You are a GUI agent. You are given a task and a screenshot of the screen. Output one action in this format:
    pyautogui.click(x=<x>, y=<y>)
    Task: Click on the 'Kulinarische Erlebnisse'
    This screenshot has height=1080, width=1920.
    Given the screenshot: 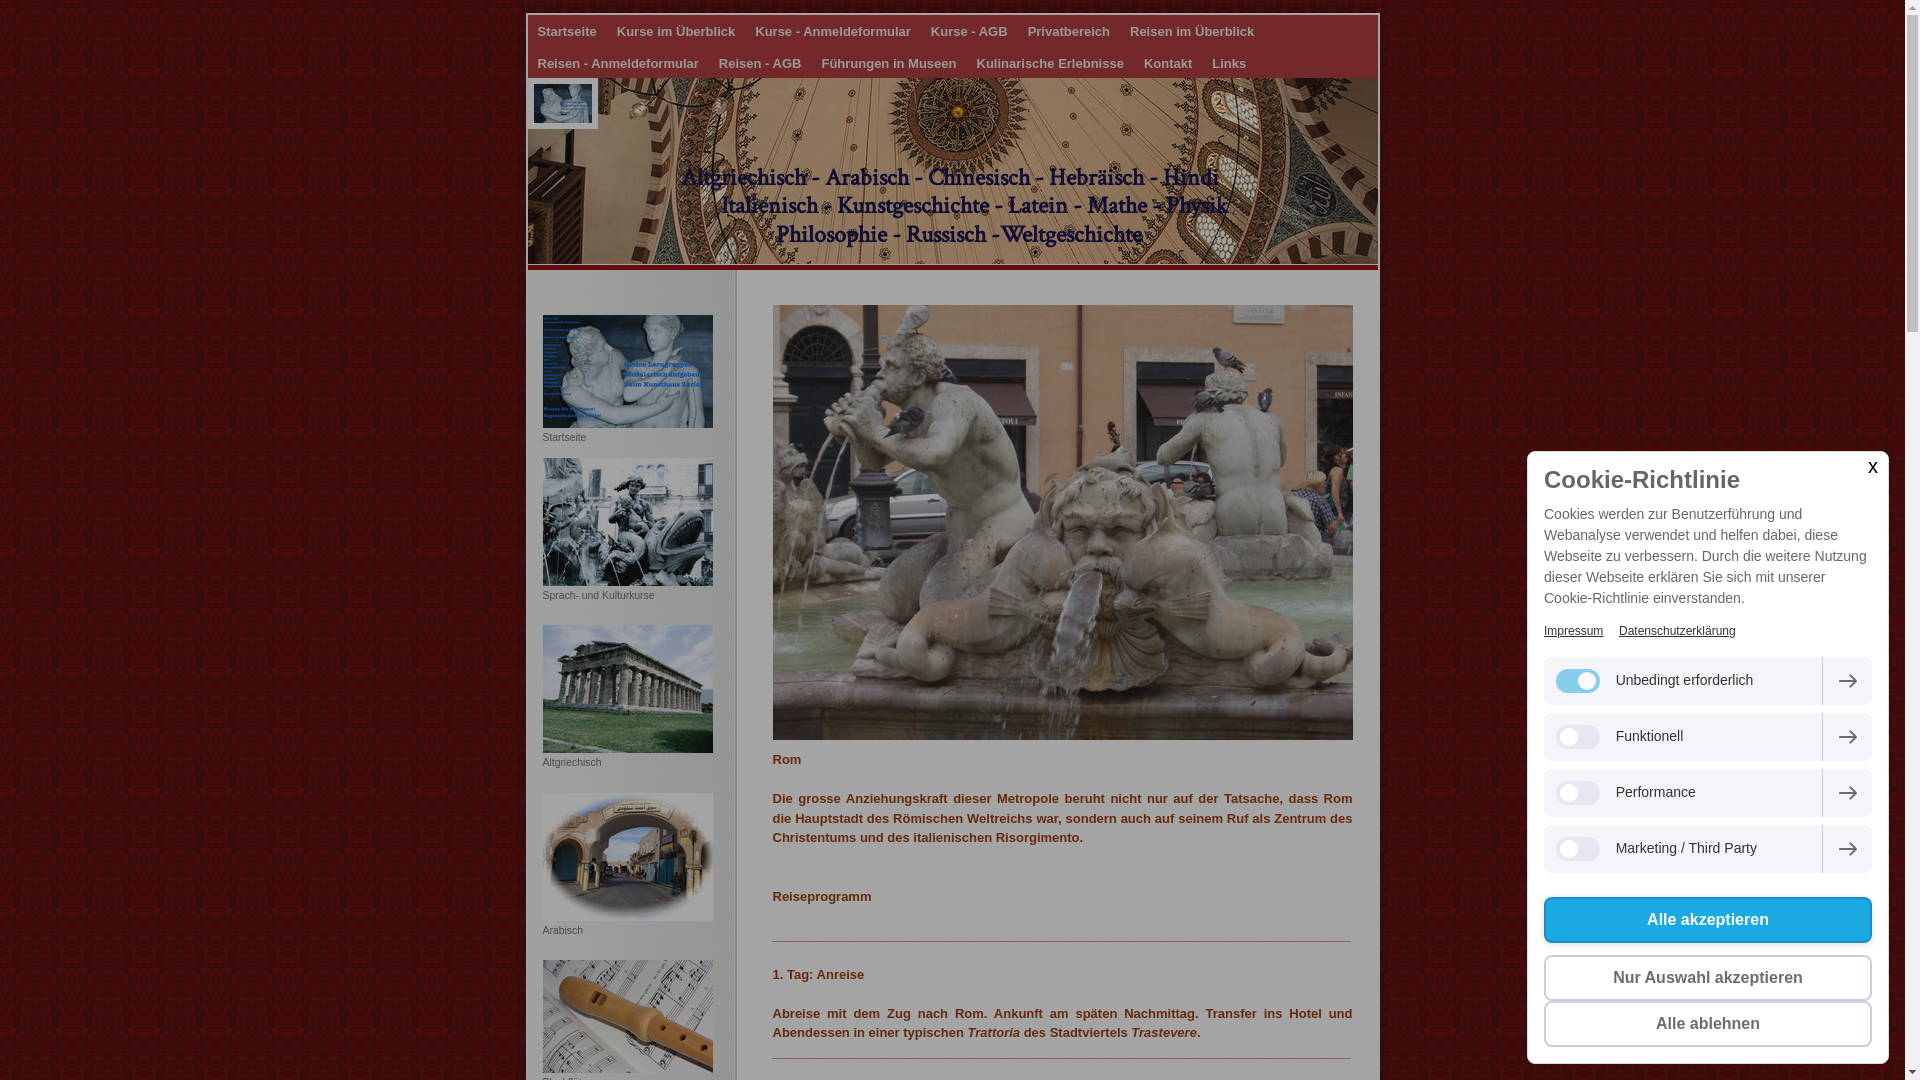 What is the action you would take?
    pyautogui.click(x=1048, y=61)
    